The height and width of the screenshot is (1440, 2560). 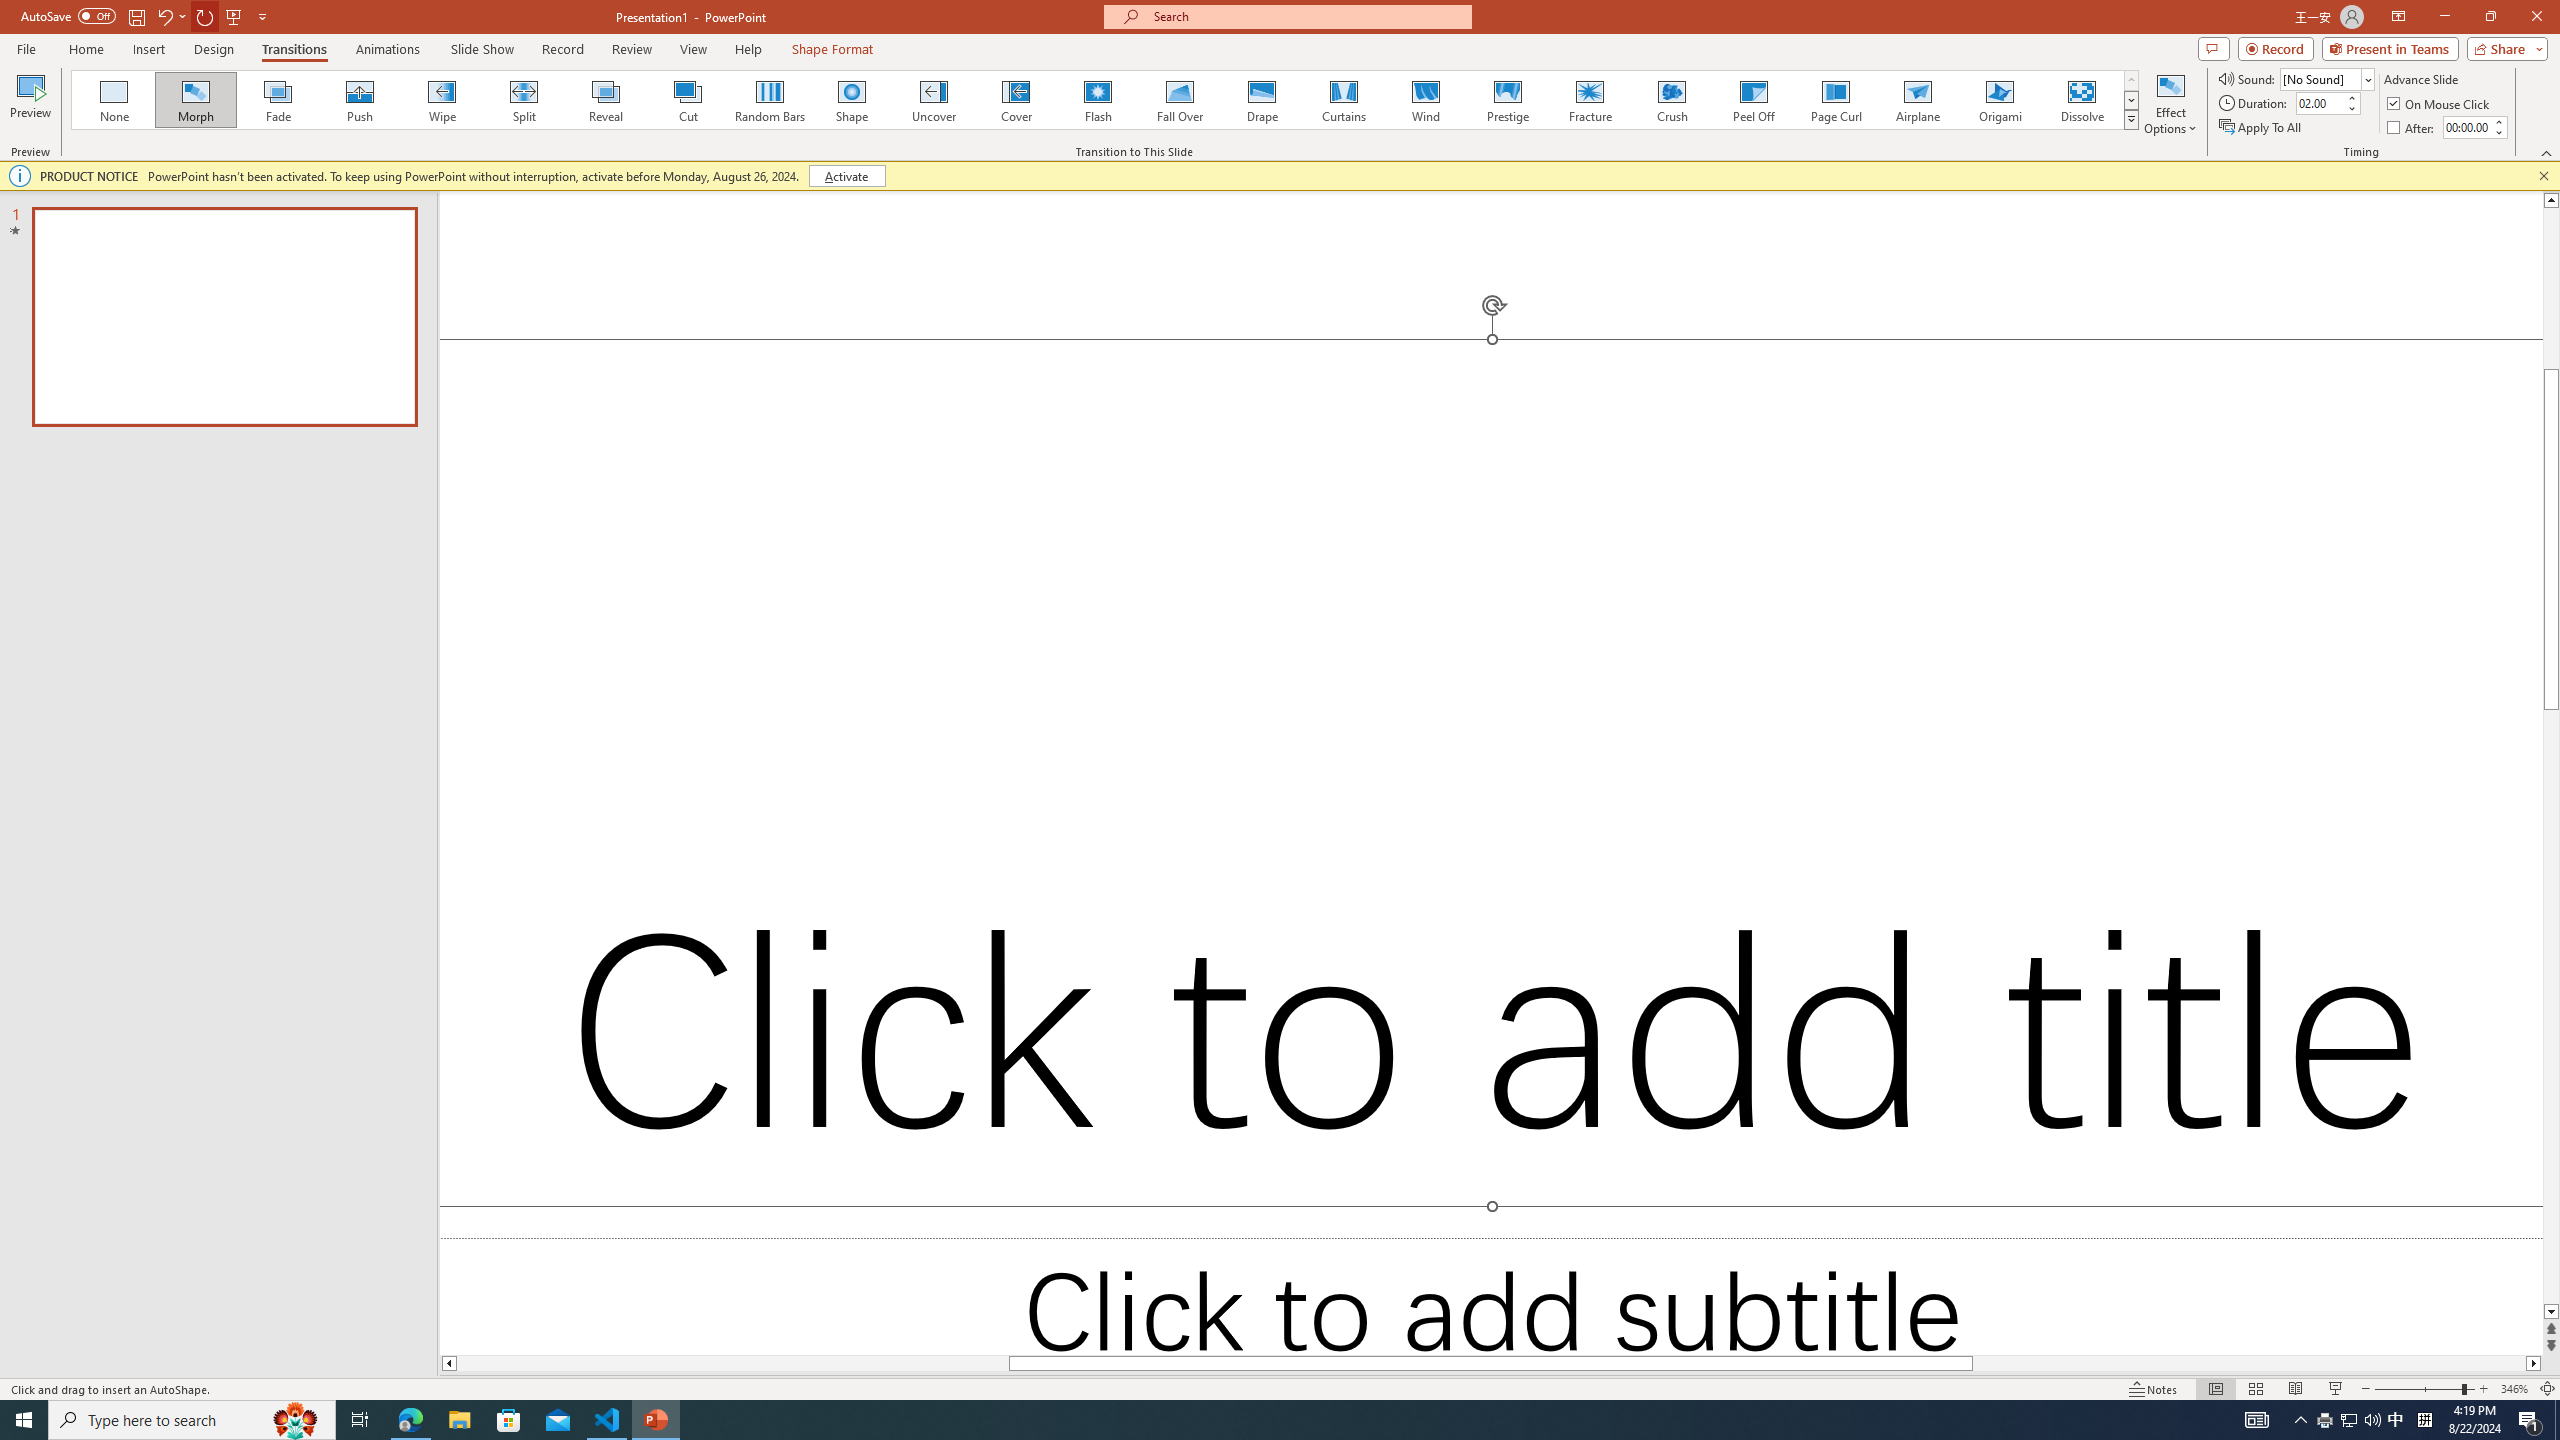 I want to click on 'After', so click(x=2466, y=126).